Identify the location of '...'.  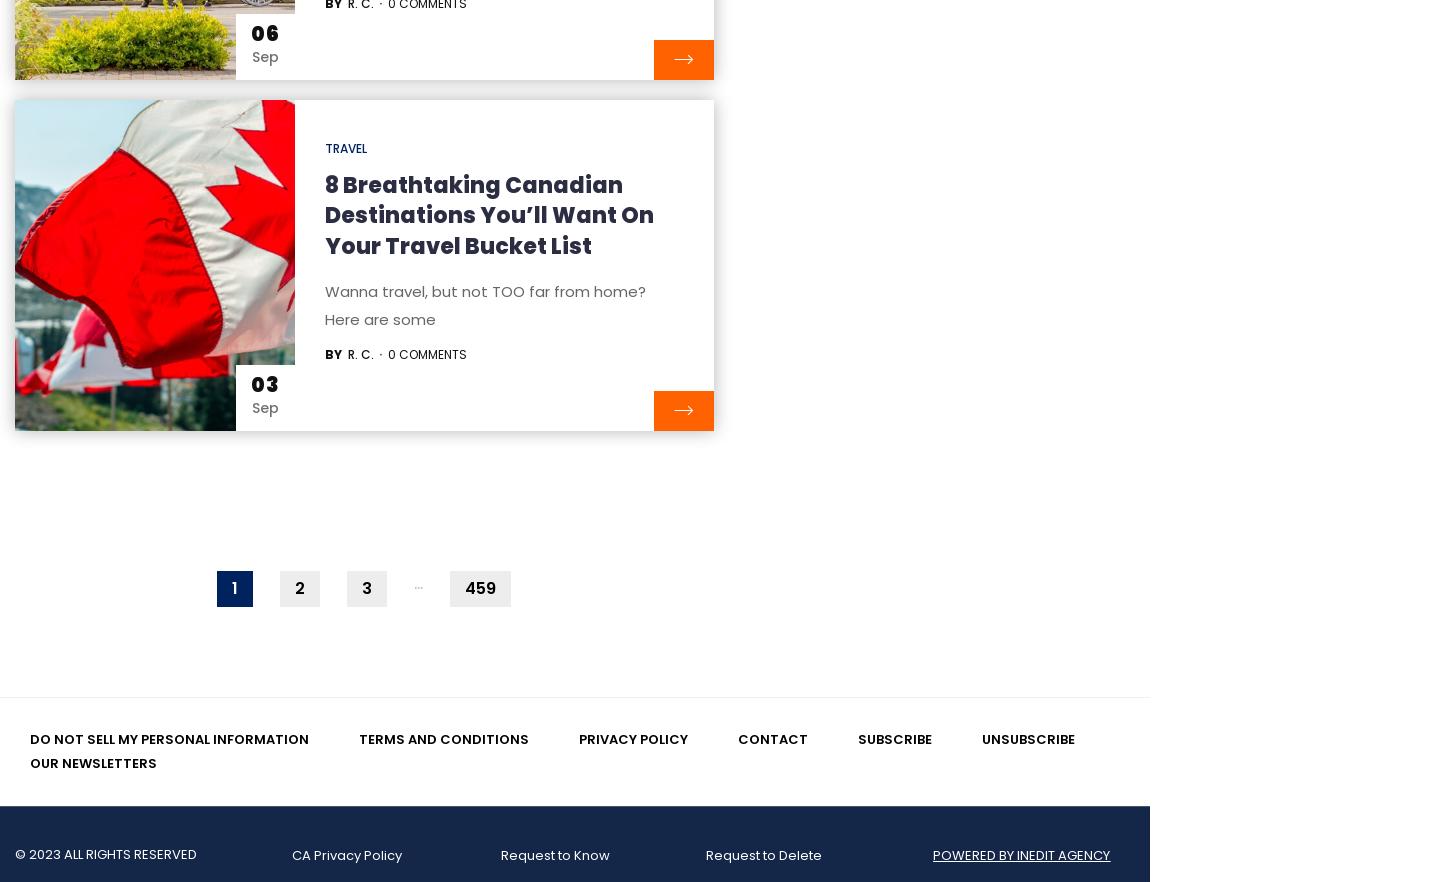
(413, 582).